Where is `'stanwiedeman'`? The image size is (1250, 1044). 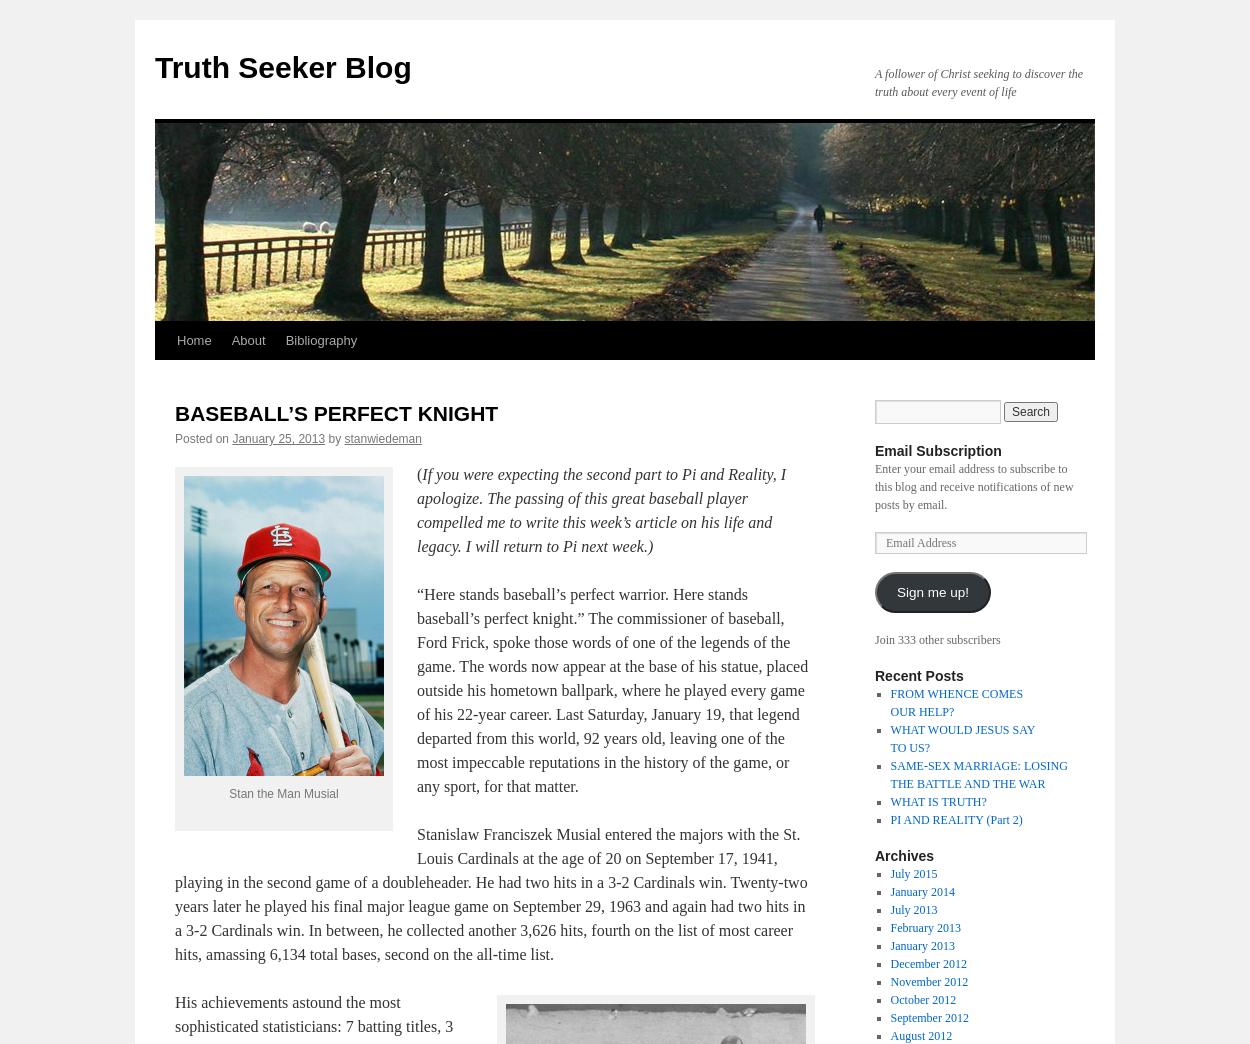
'stanwiedeman' is located at coordinates (382, 438).